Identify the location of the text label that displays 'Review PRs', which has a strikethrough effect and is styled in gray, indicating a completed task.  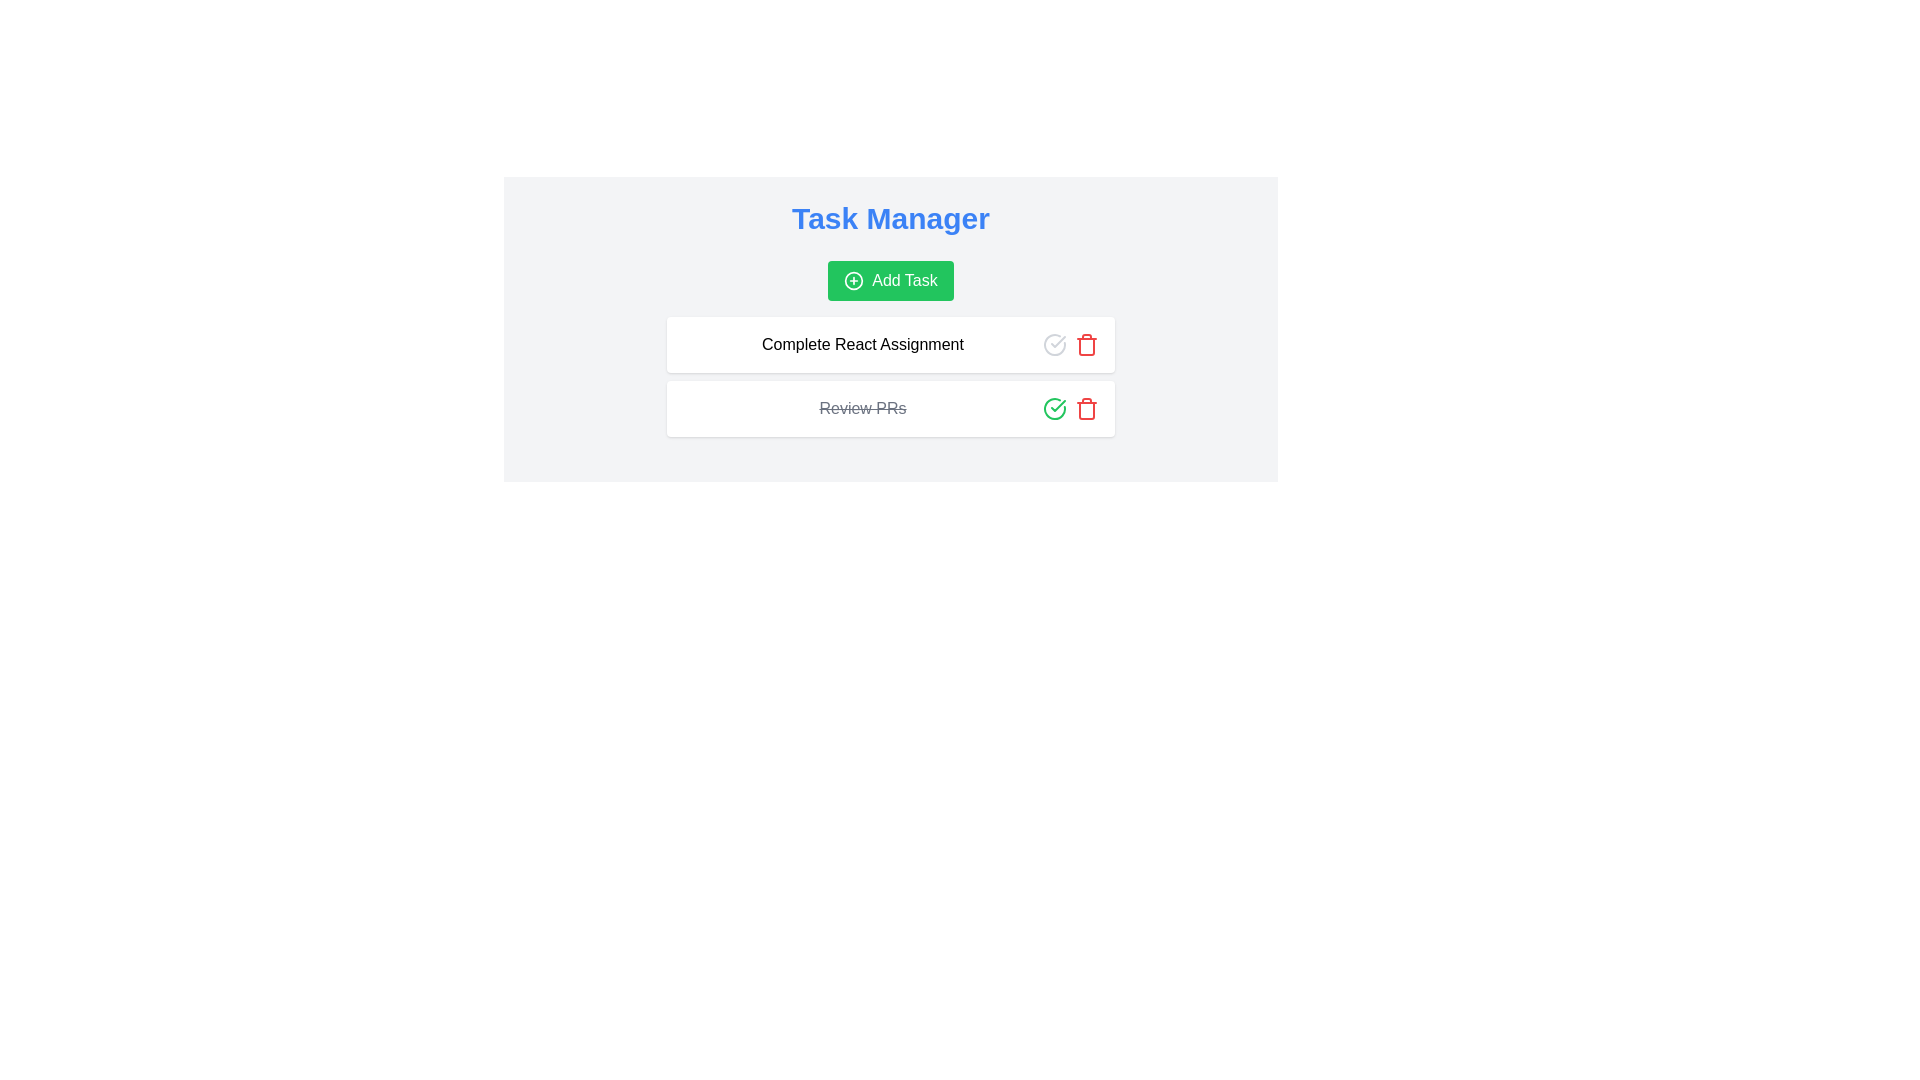
(863, 407).